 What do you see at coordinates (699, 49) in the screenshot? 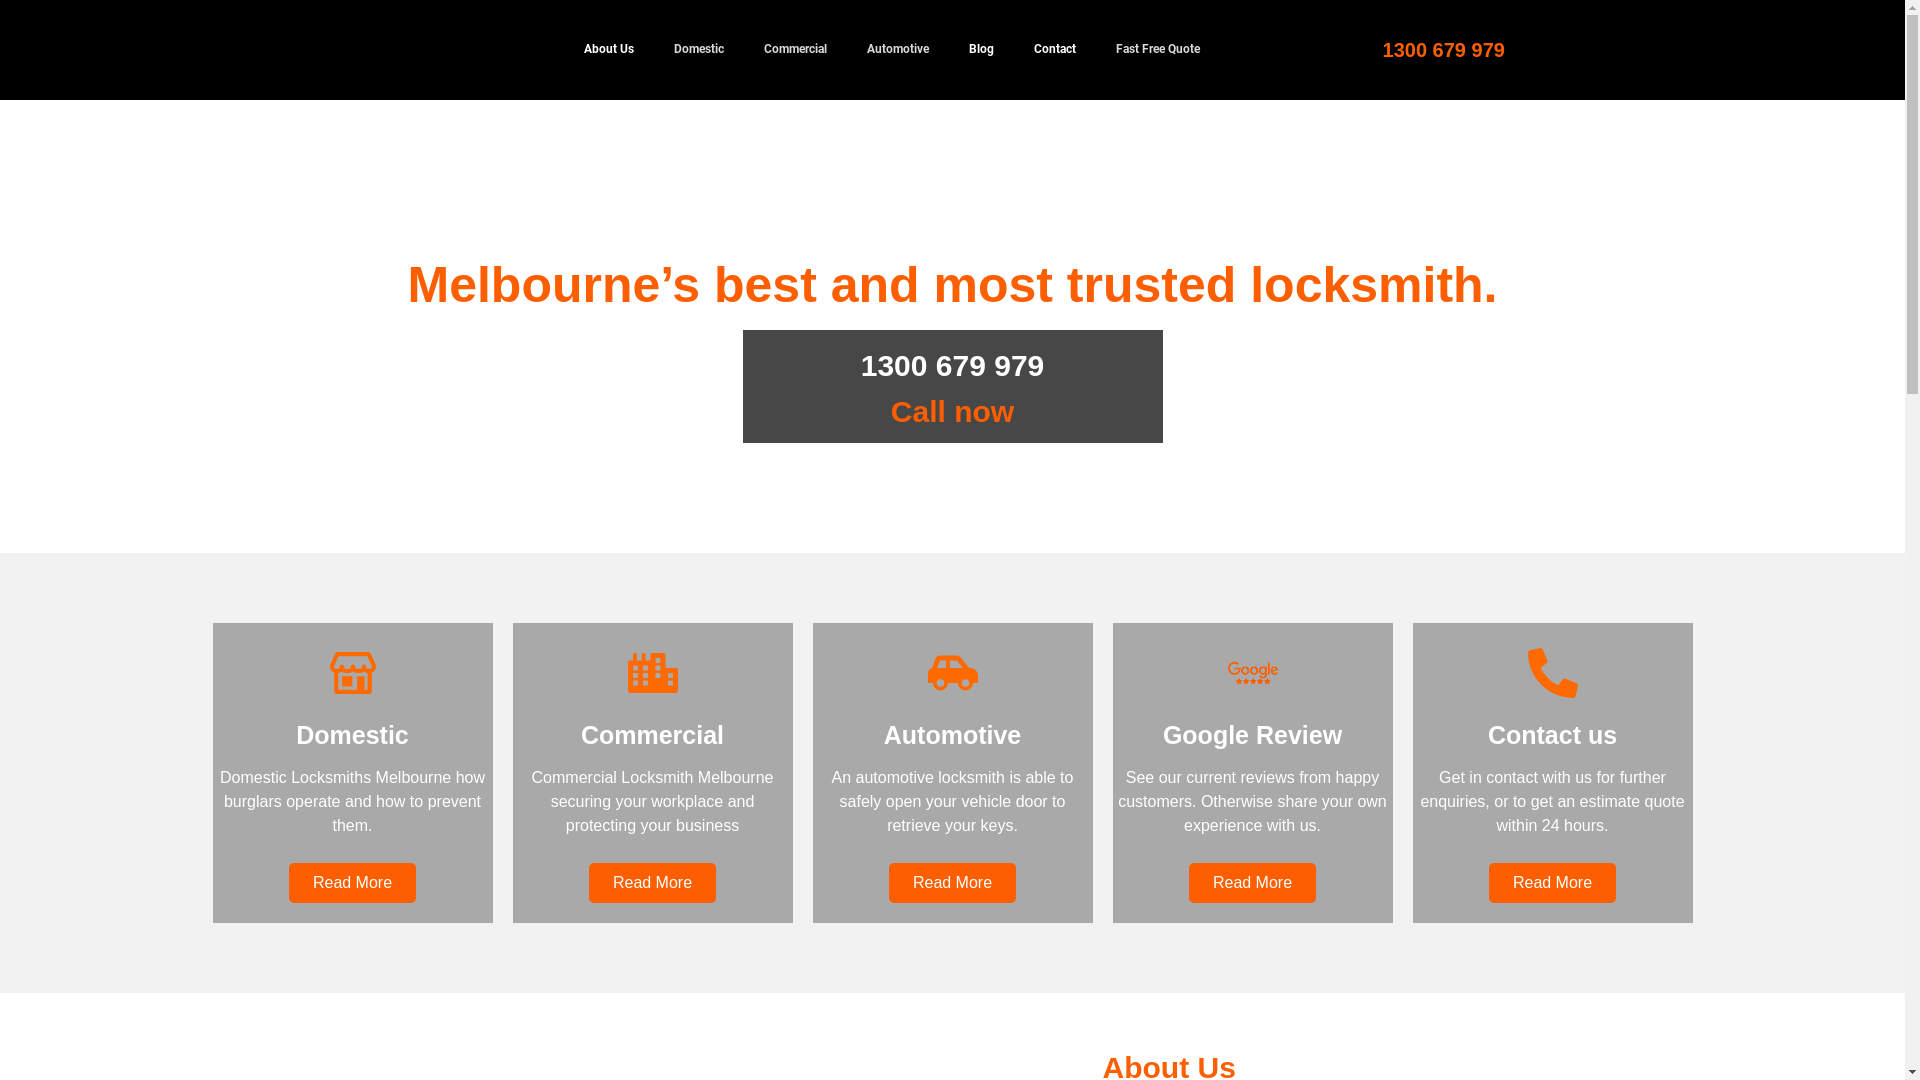
I see `'Domestic'` at bounding box center [699, 49].